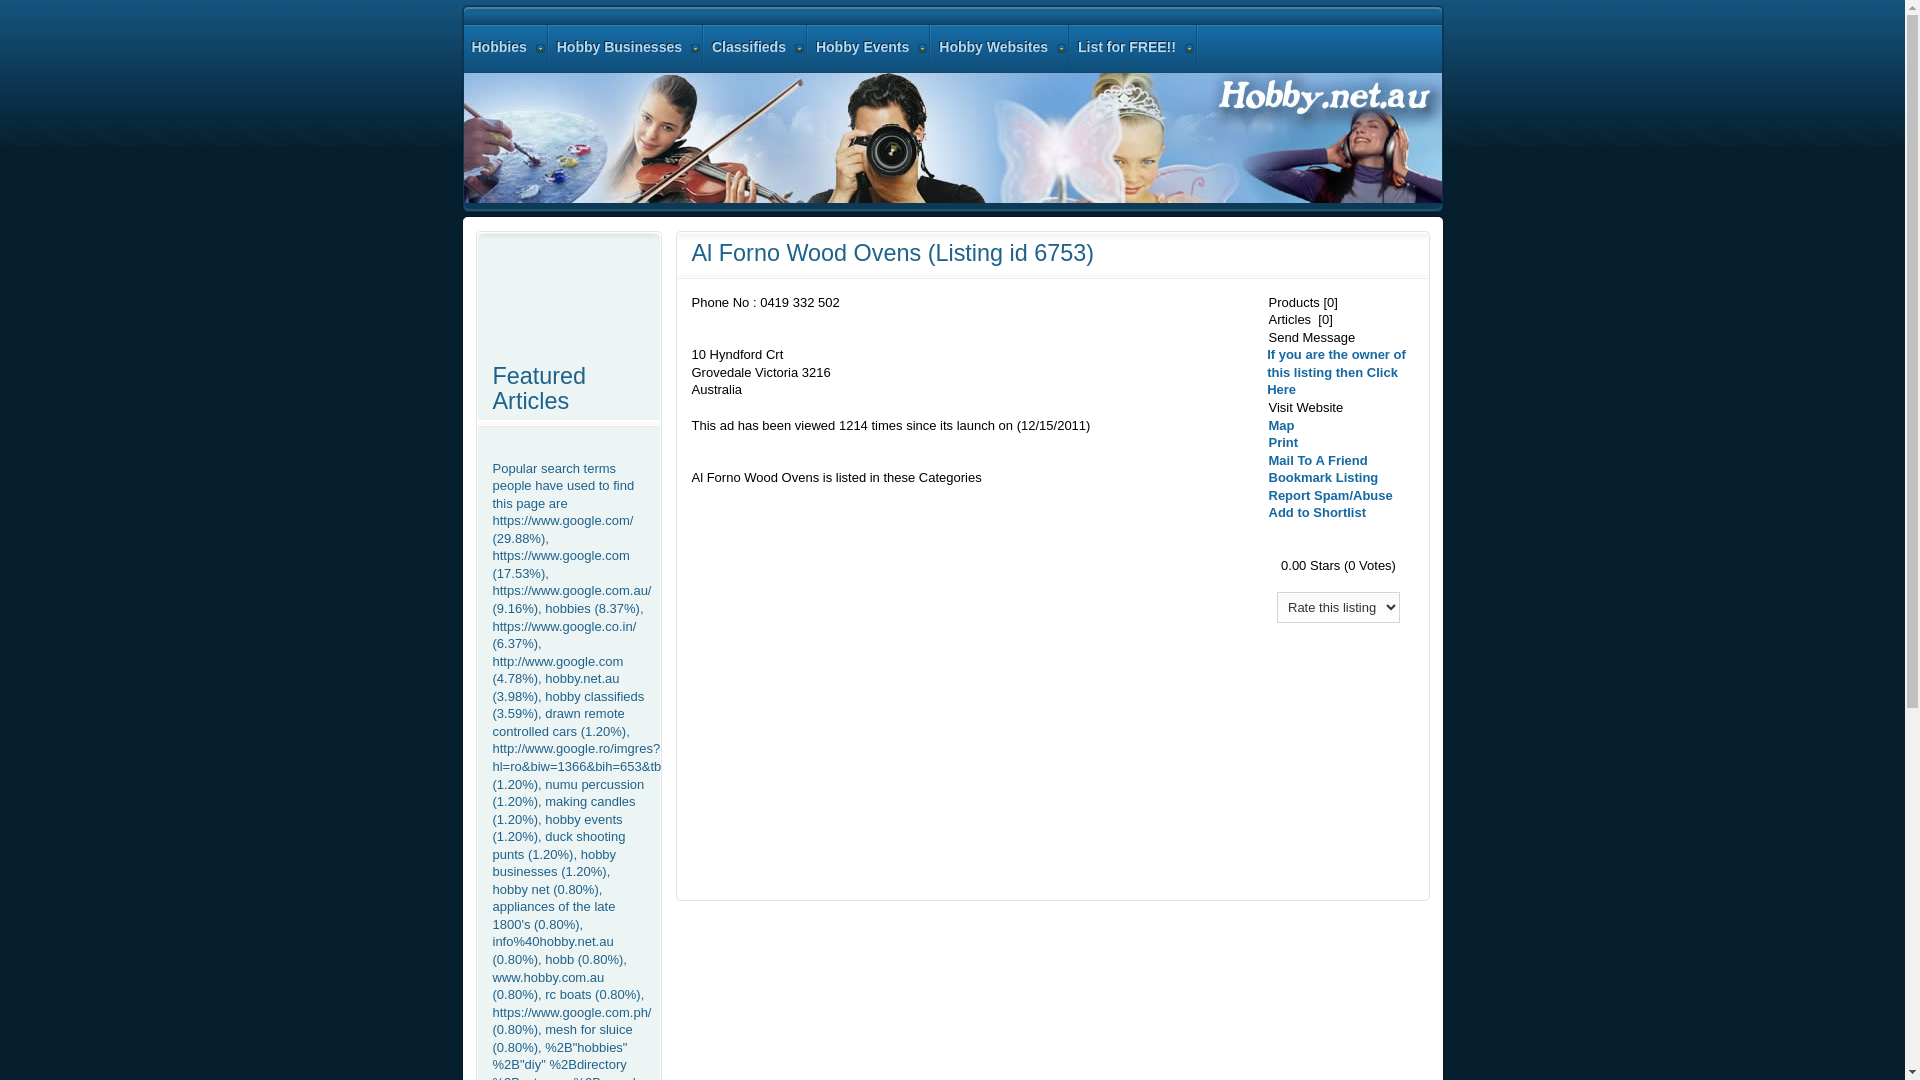 The width and height of the screenshot is (1920, 1080). What do you see at coordinates (1266, 511) in the screenshot?
I see `'Add to Shortlist'` at bounding box center [1266, 511].